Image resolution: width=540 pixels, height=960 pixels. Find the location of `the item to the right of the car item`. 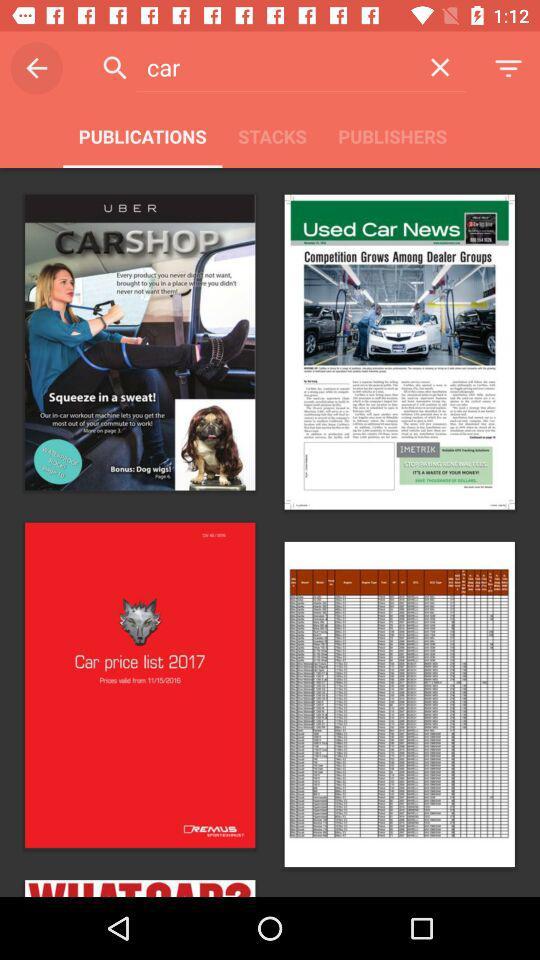

the item to the right of the car item is located at coordinates (440, 67).